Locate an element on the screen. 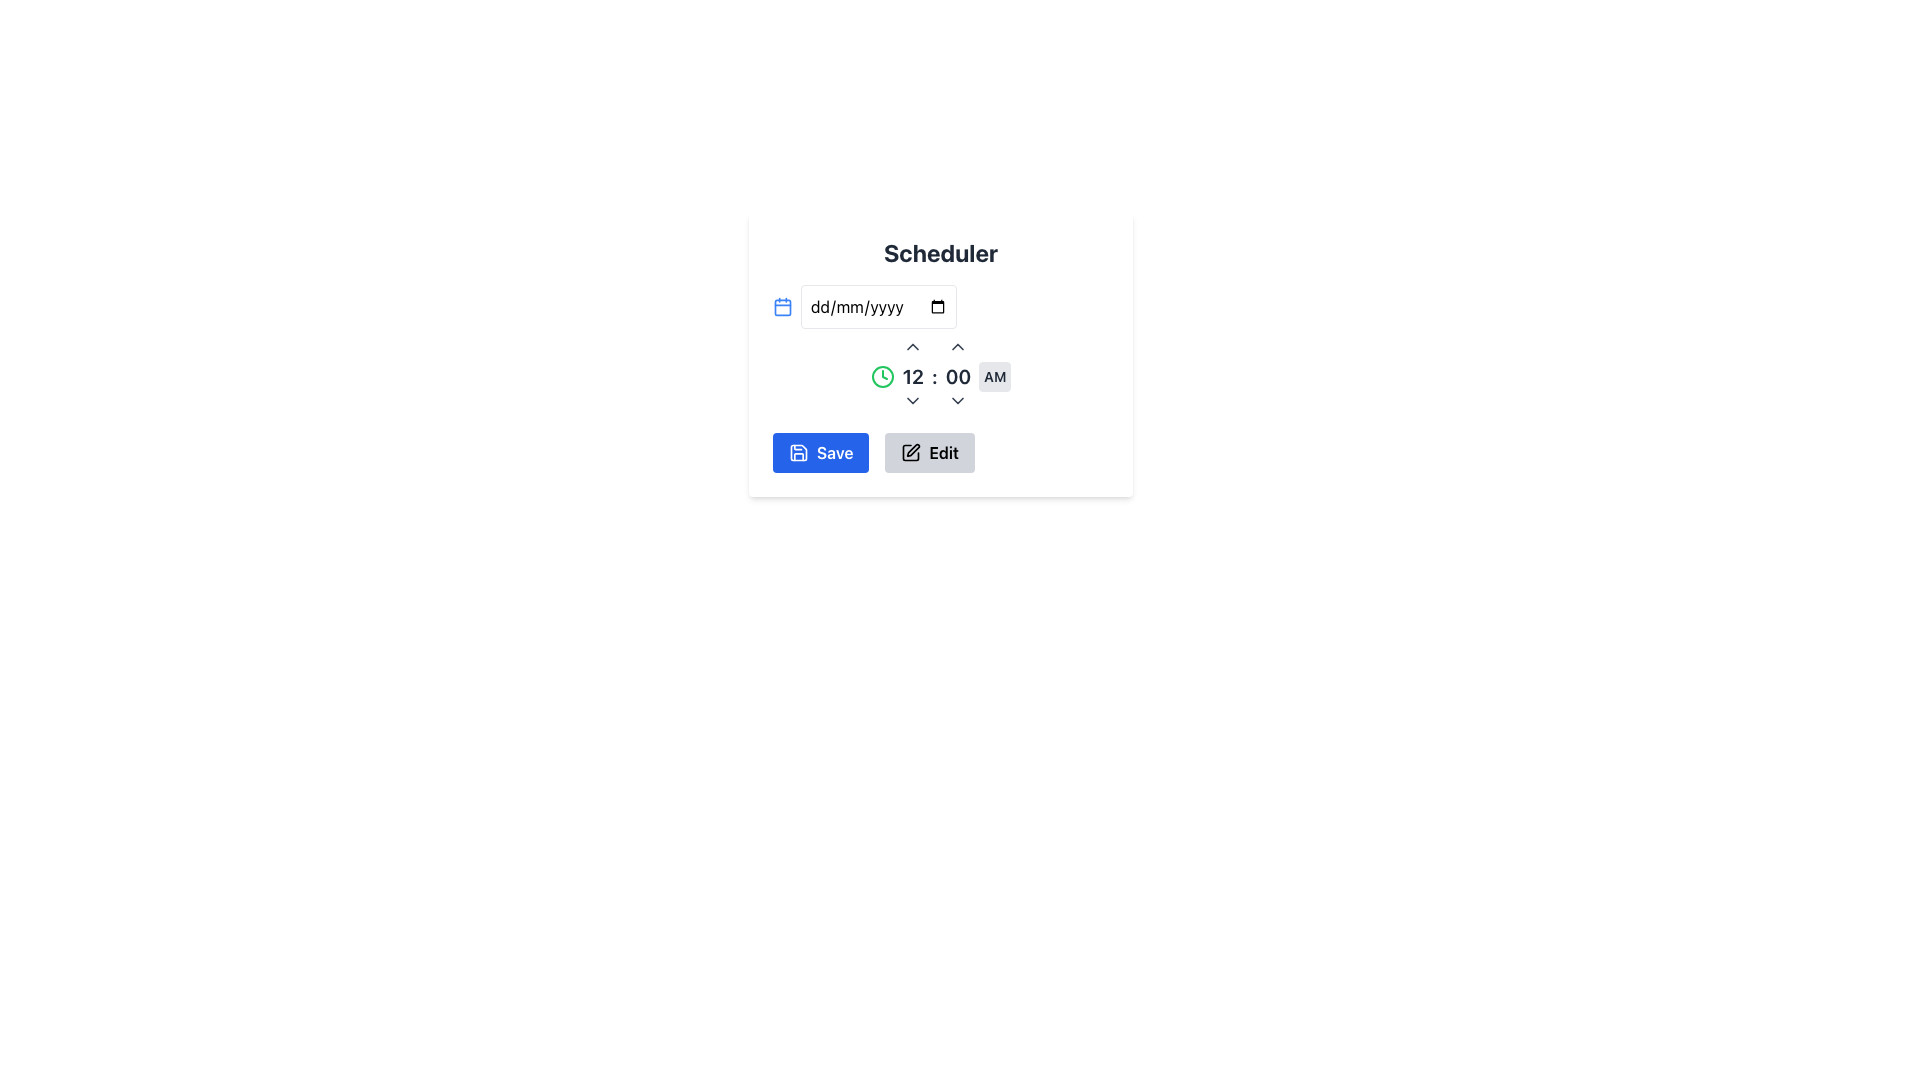  the interactive button that increments the numeric value displayed beneath it is located at coordinates (912, 346).